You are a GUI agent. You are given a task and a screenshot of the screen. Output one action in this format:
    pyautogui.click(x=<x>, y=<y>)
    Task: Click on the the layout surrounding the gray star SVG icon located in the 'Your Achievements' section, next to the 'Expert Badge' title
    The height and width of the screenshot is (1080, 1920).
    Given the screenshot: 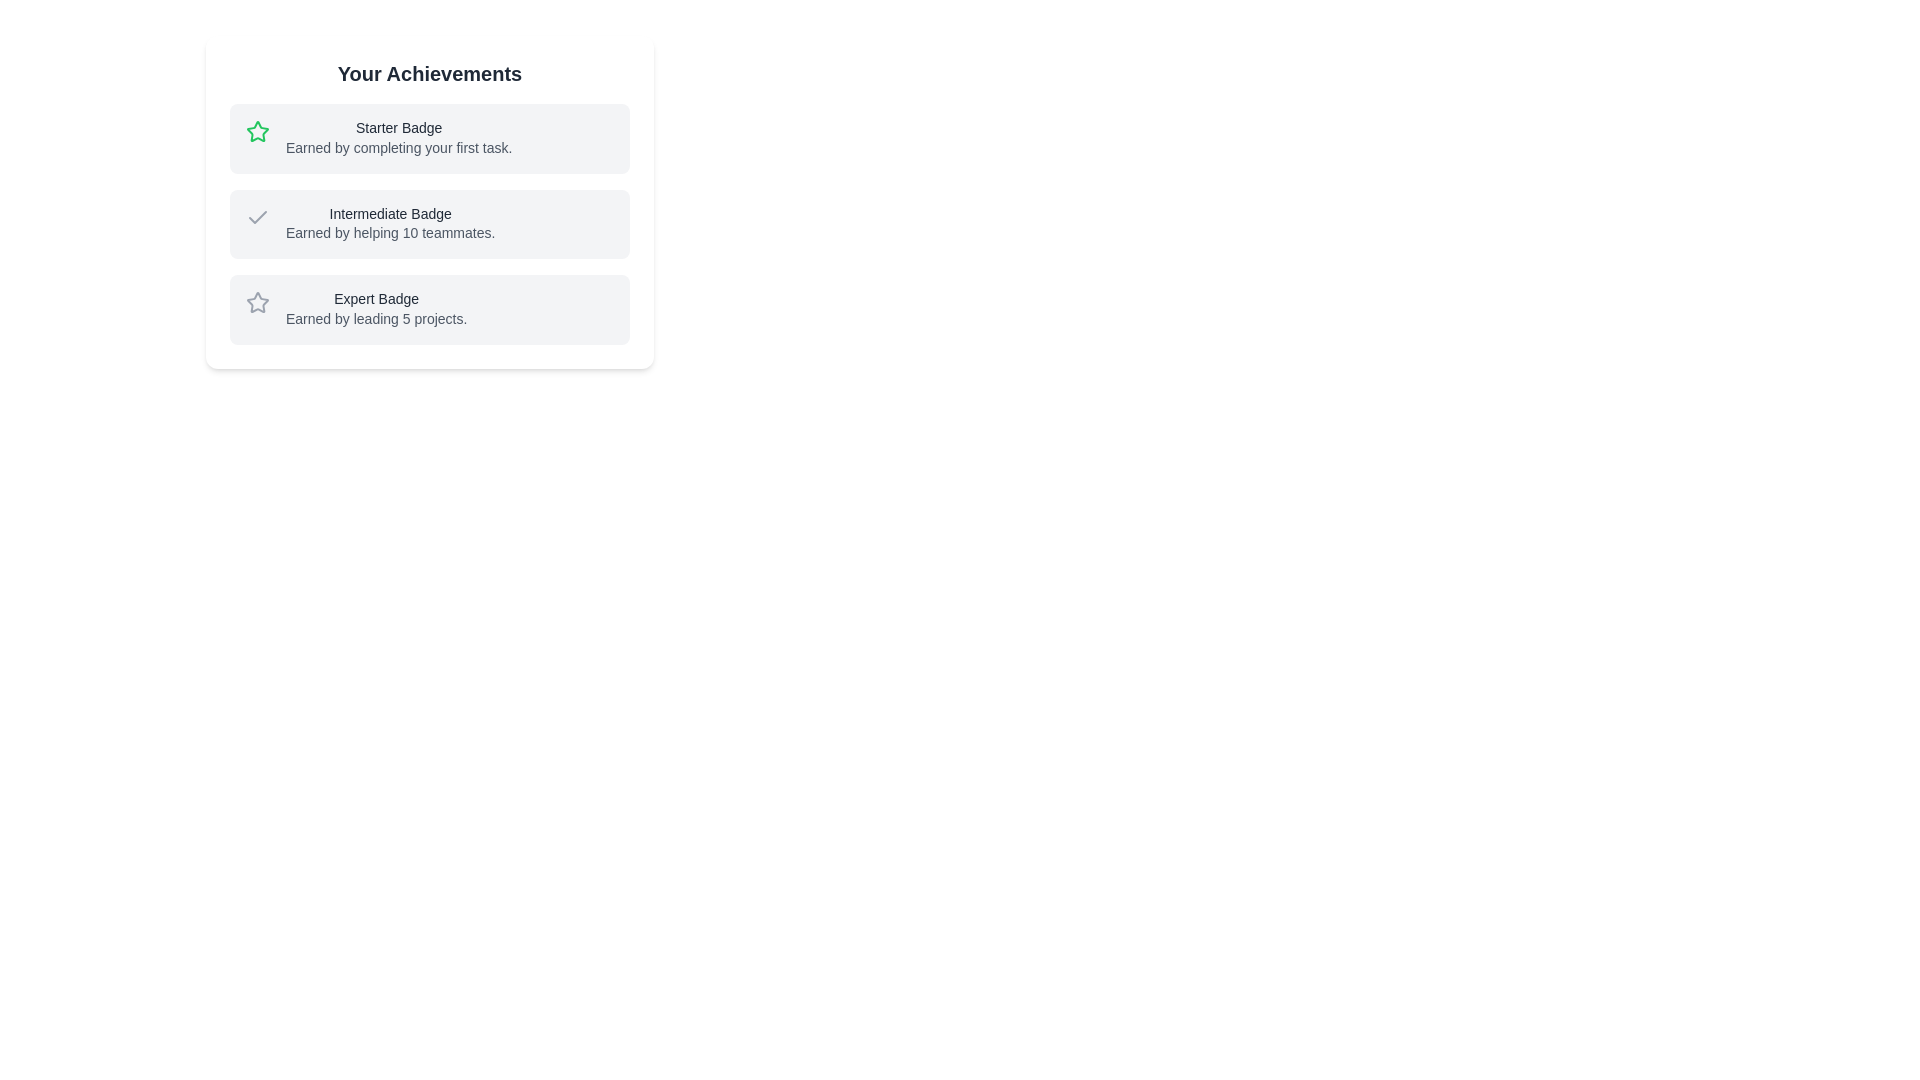 What is the action you would take?
    pyautogui.click(x=257, y=302)
    